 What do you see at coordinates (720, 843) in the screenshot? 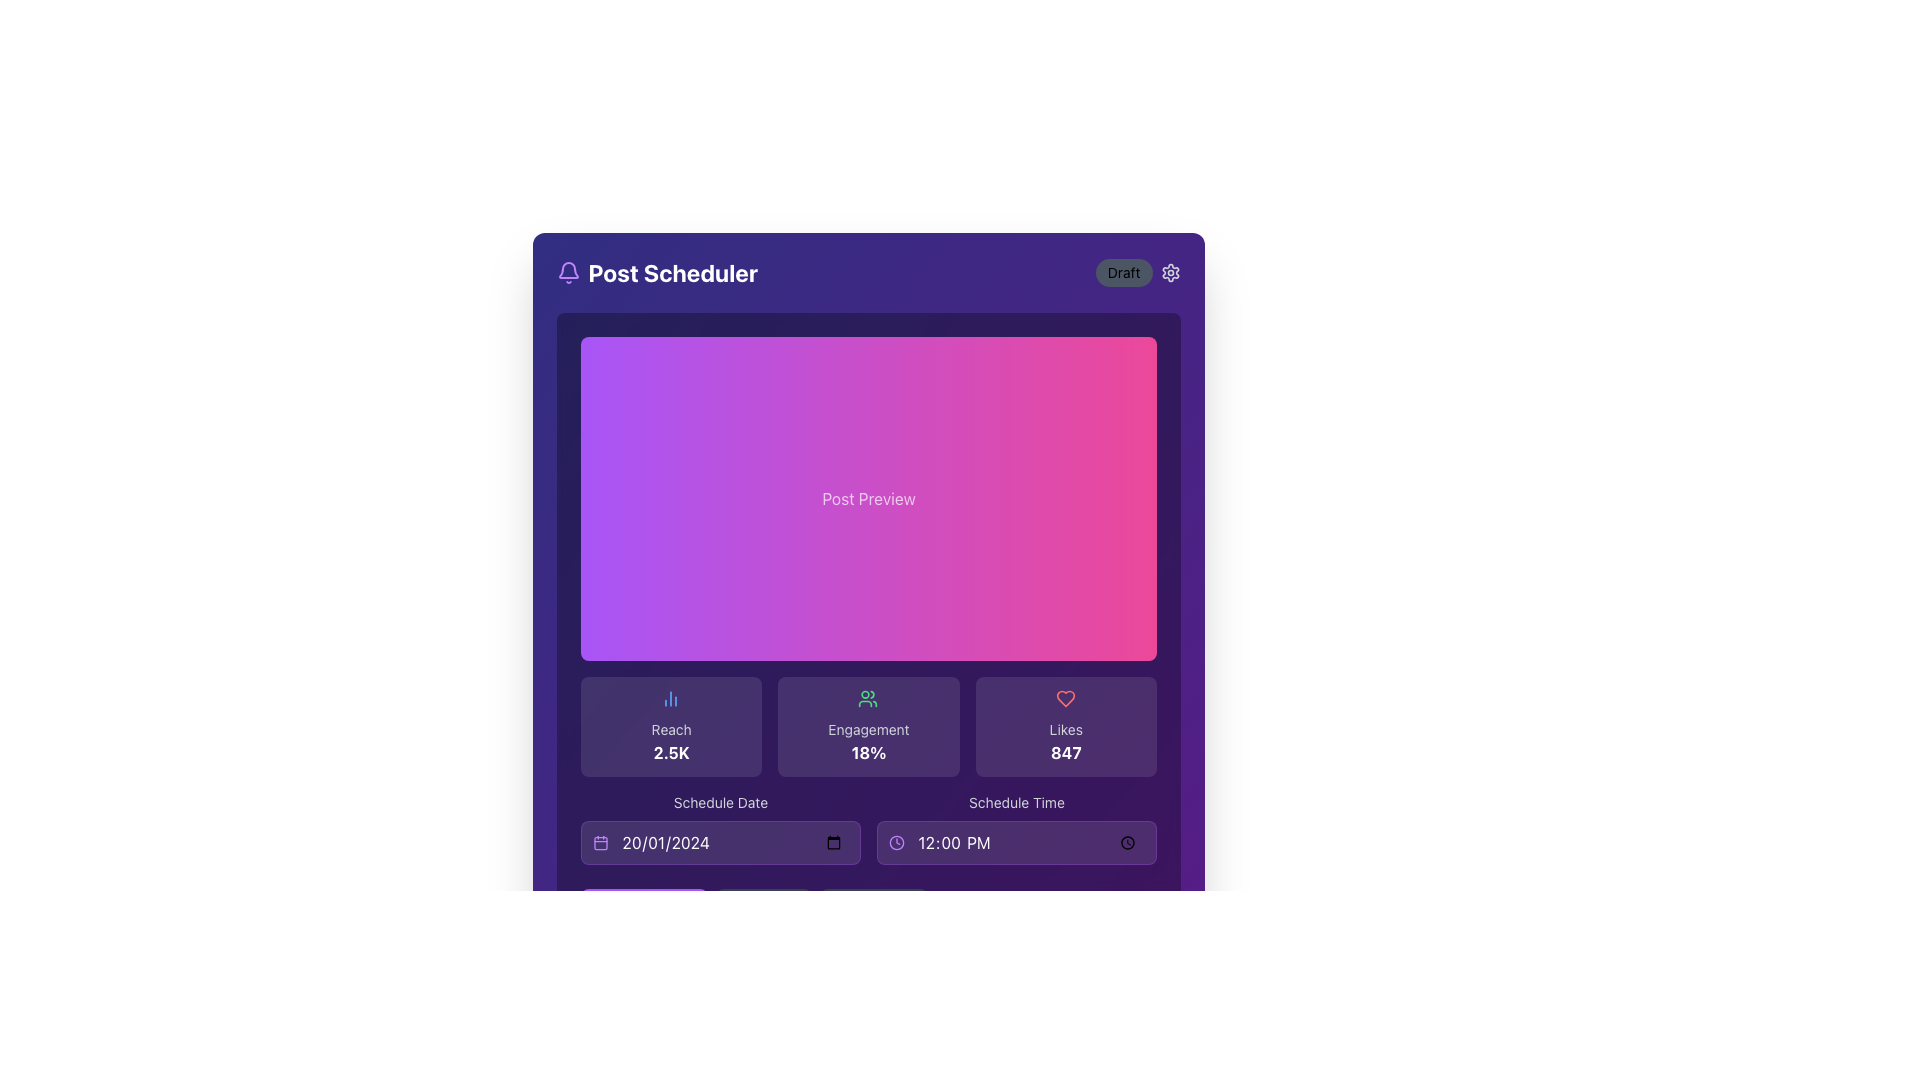
I see `the Date input field located near the bottom-left of the 'Schedule Date' section` at bounding box center [720, 843].